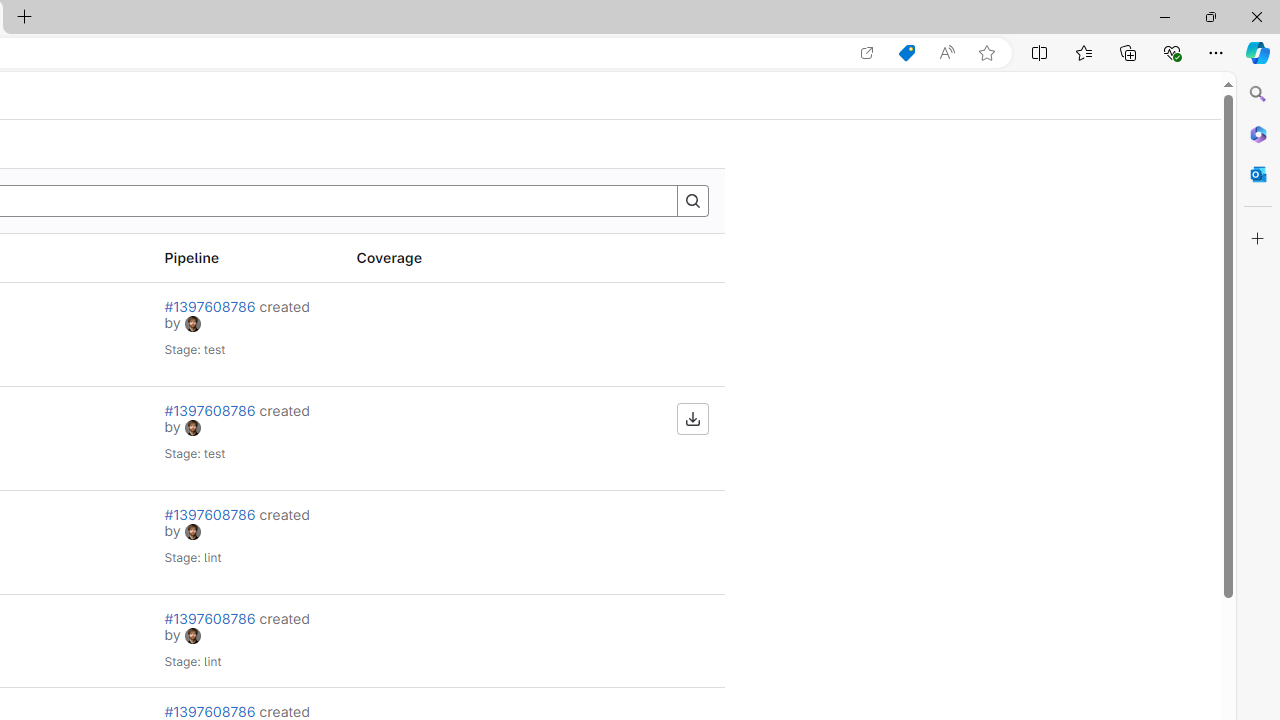  I want to click on 'Coverage', so click(435, 257).